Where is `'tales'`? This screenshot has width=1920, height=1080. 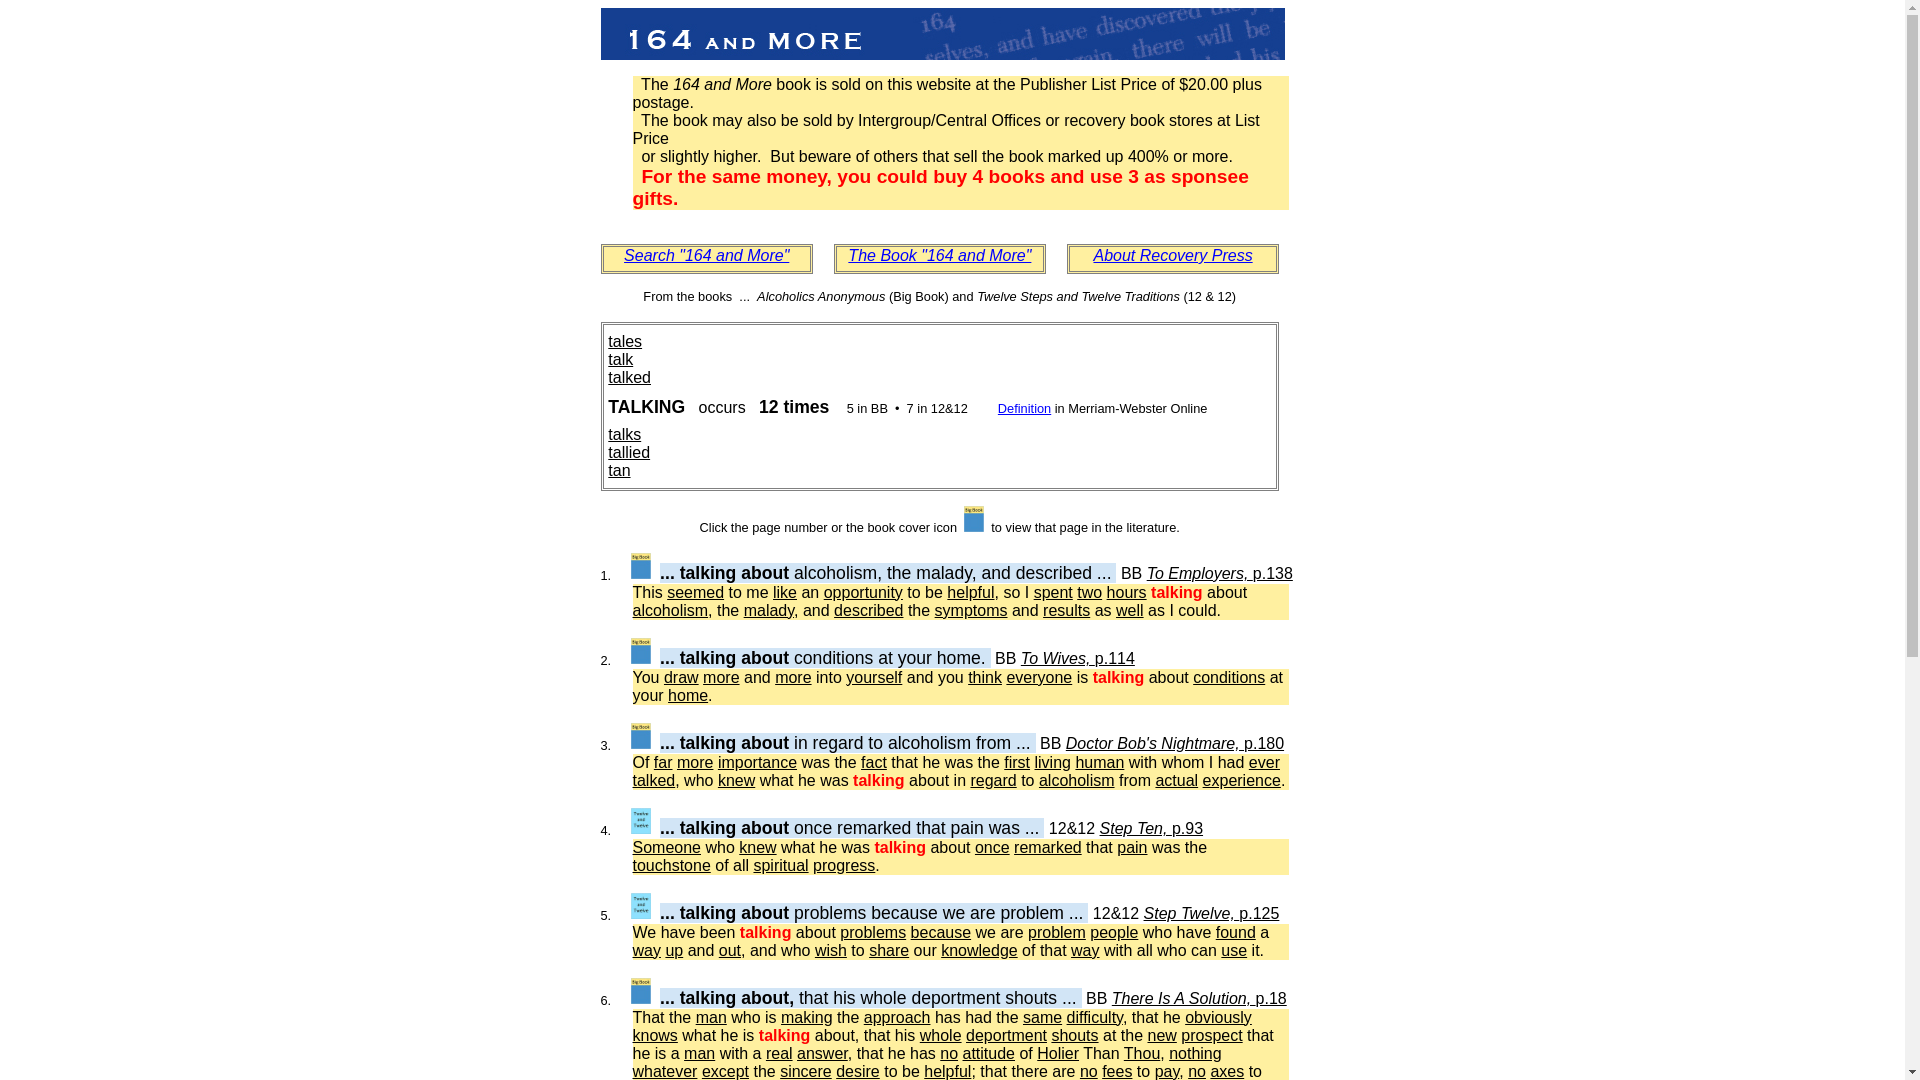 'tales' is located at coordinates (623, 340).